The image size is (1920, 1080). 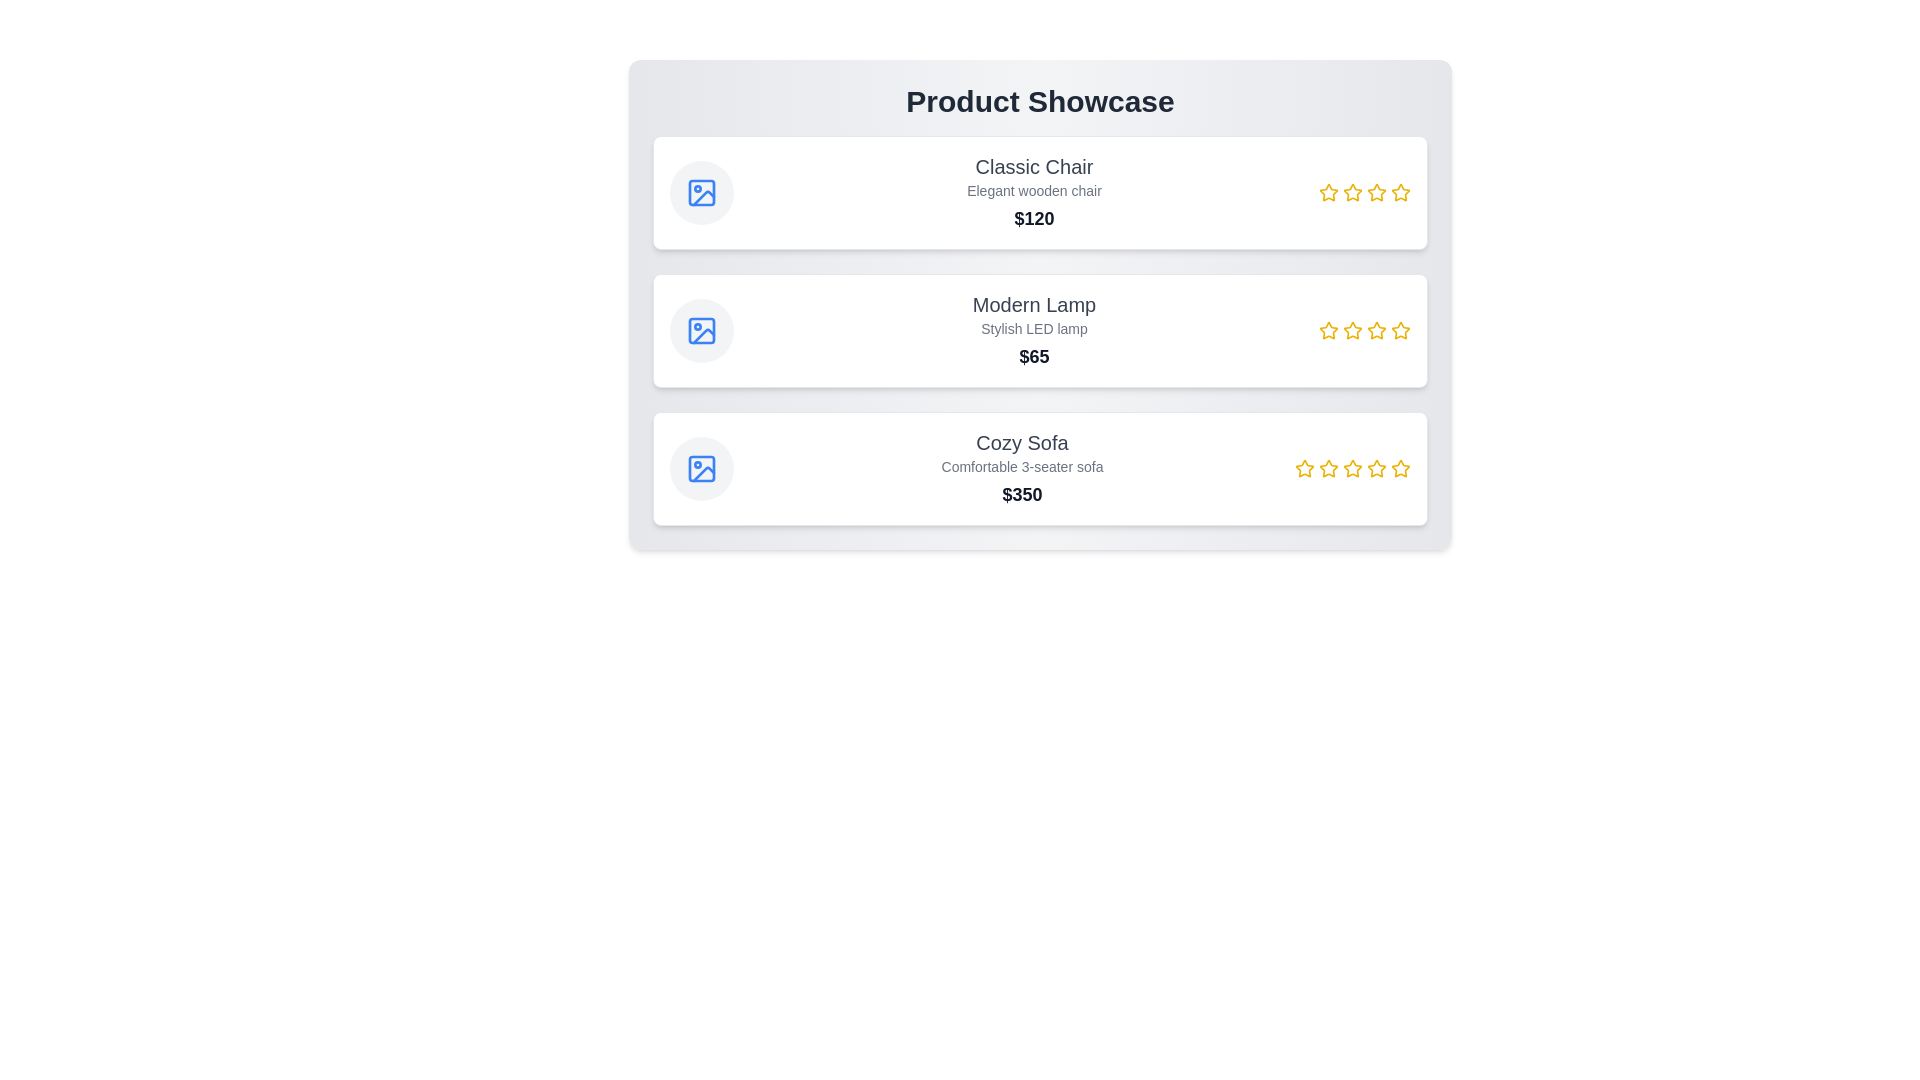 What do you see at coordinates (701, 469) in the screenshot?
I see `the image icon of the product 'Cozy Sofa' to examine its image` at bounding box center [701, 469].